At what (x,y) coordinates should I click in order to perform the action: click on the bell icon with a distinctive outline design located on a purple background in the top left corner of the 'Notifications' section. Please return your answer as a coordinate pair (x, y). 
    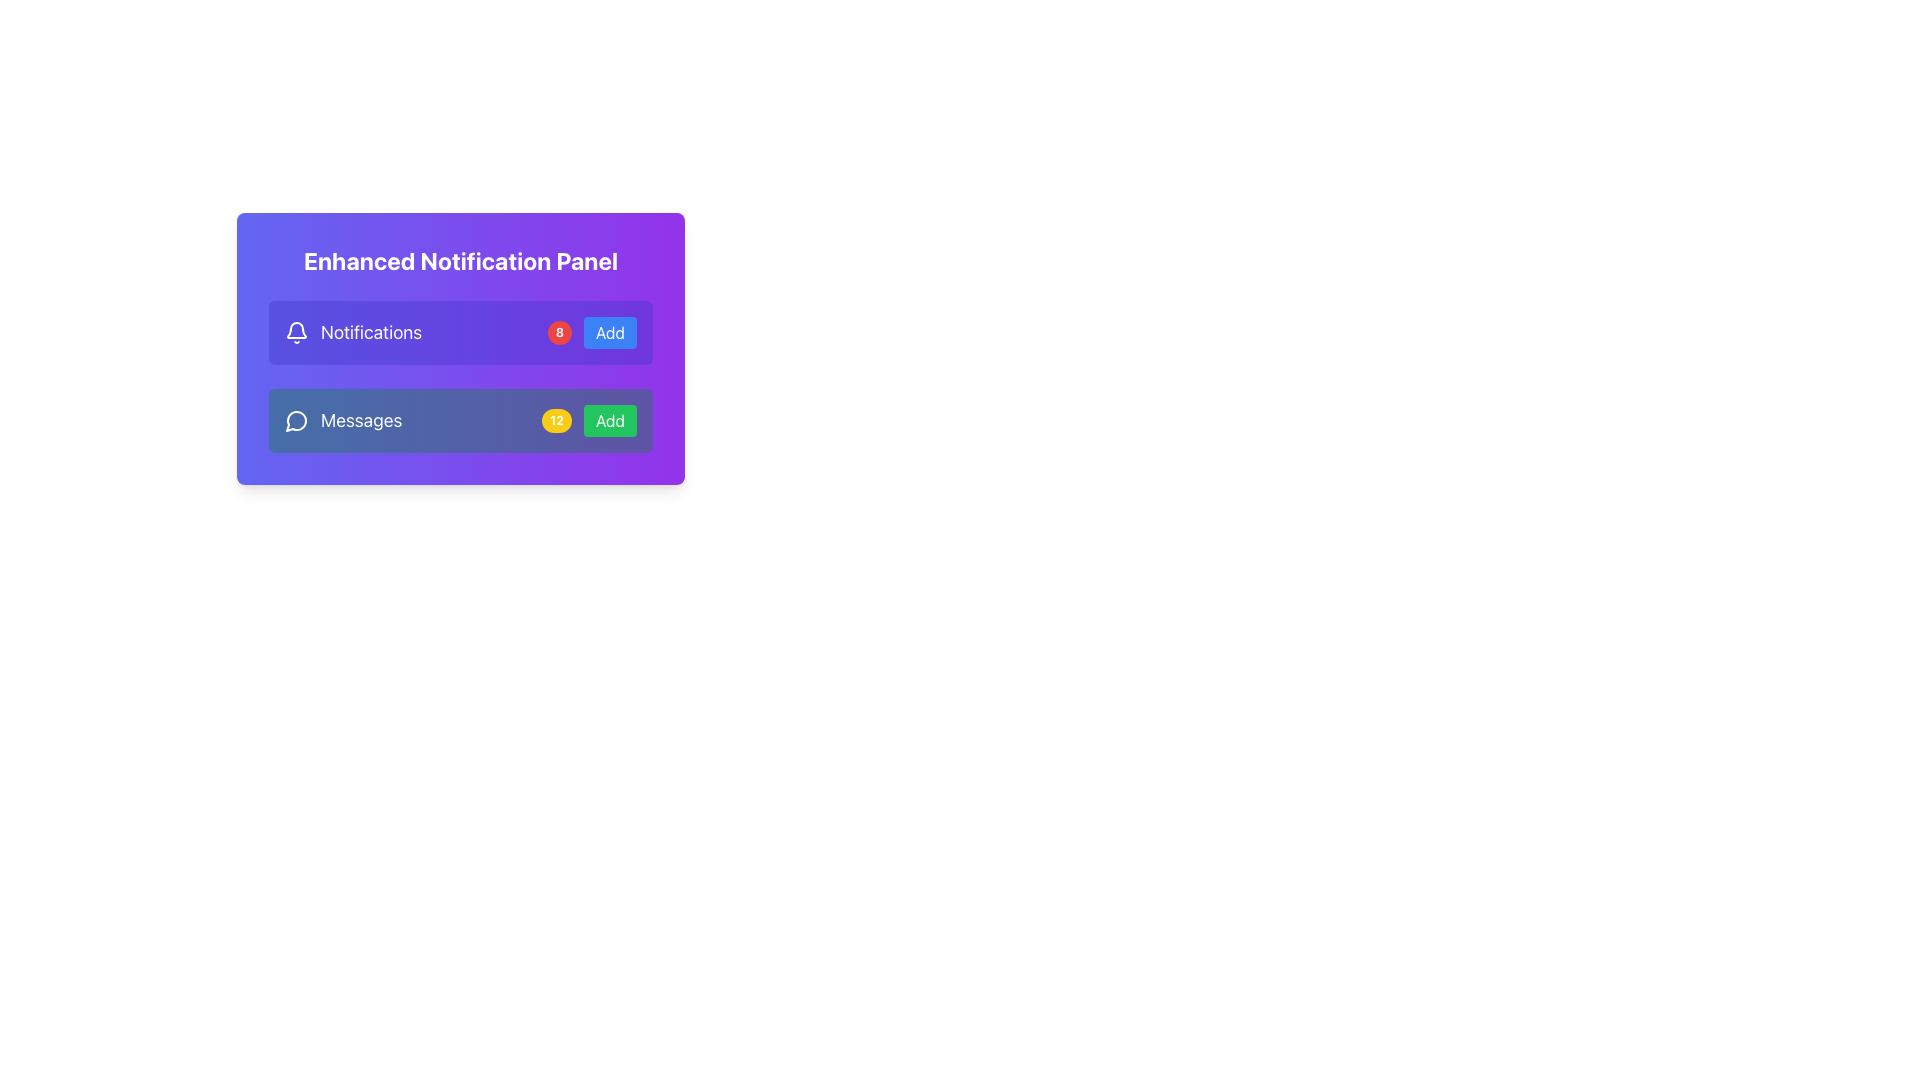
    Looking at the image, I should click on (296, 331).